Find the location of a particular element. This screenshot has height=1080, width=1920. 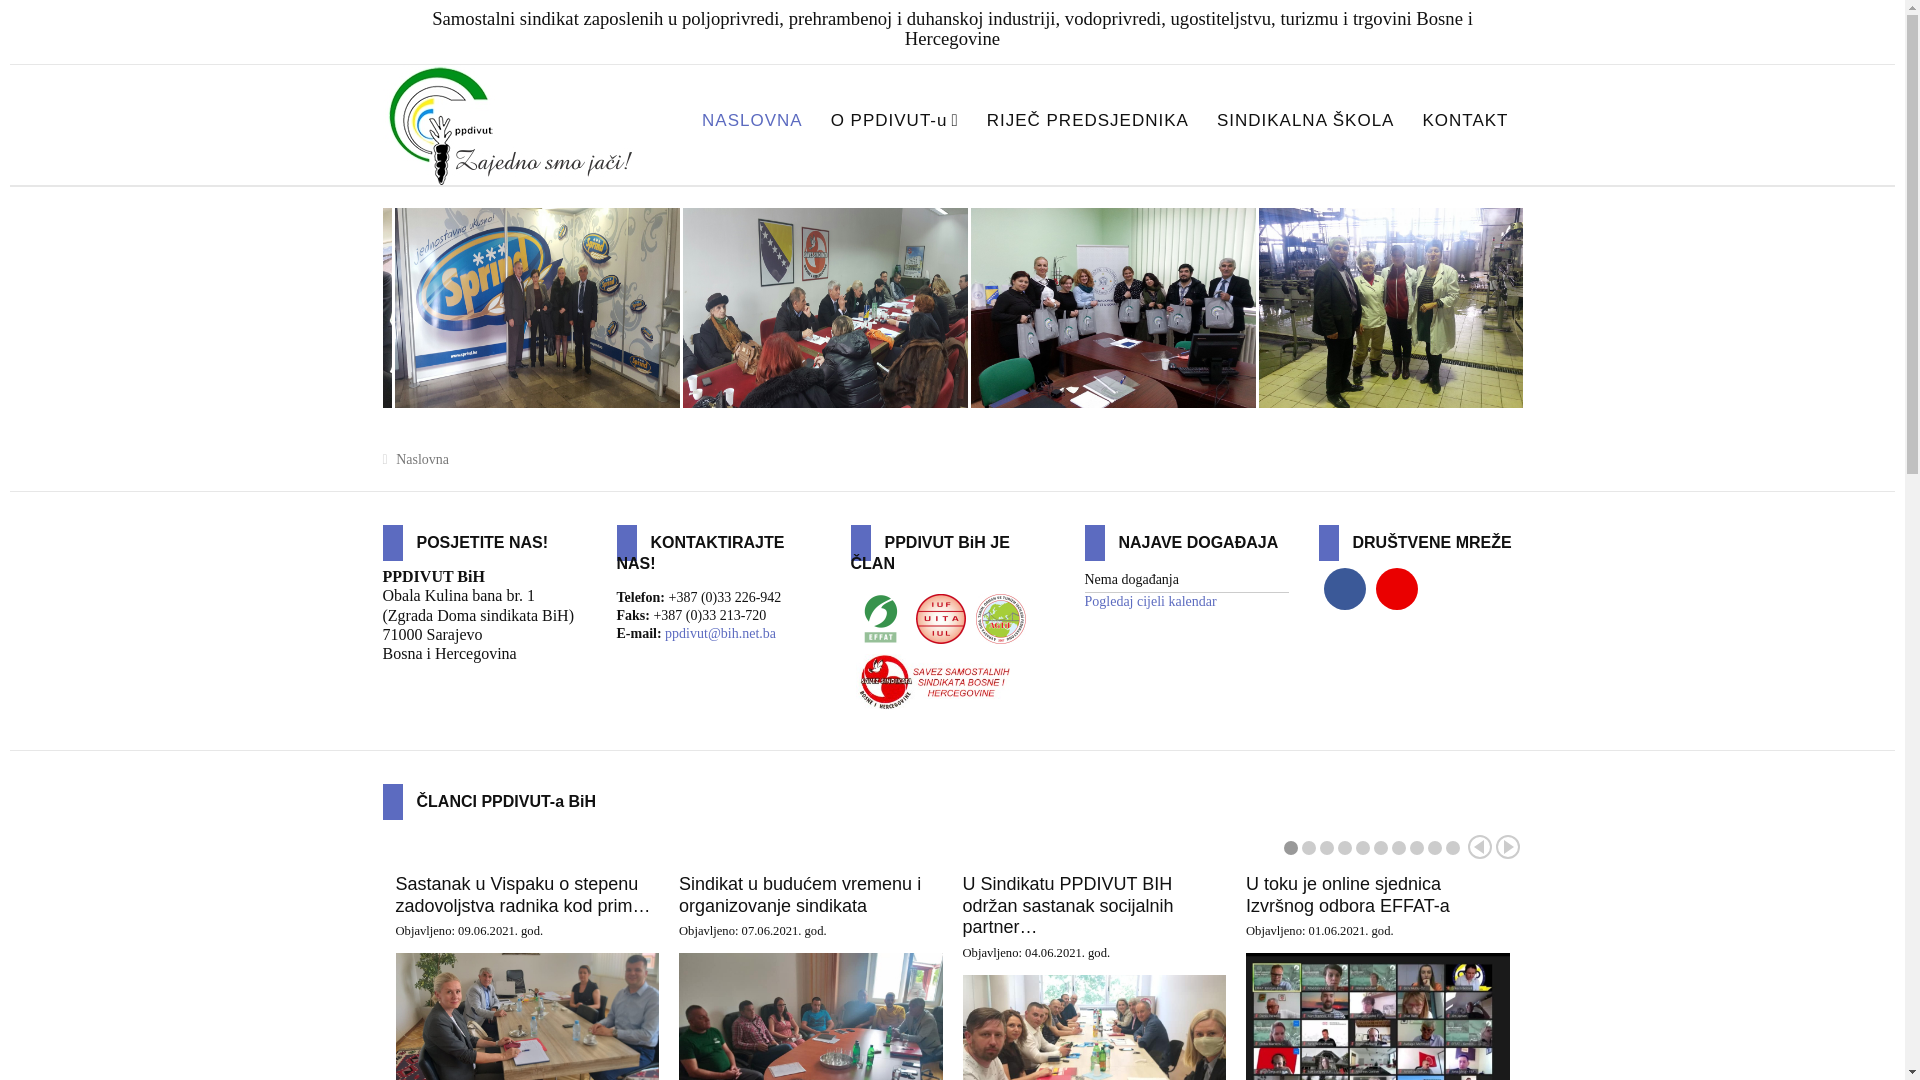

'7' is located at coordinates (1397, 848).